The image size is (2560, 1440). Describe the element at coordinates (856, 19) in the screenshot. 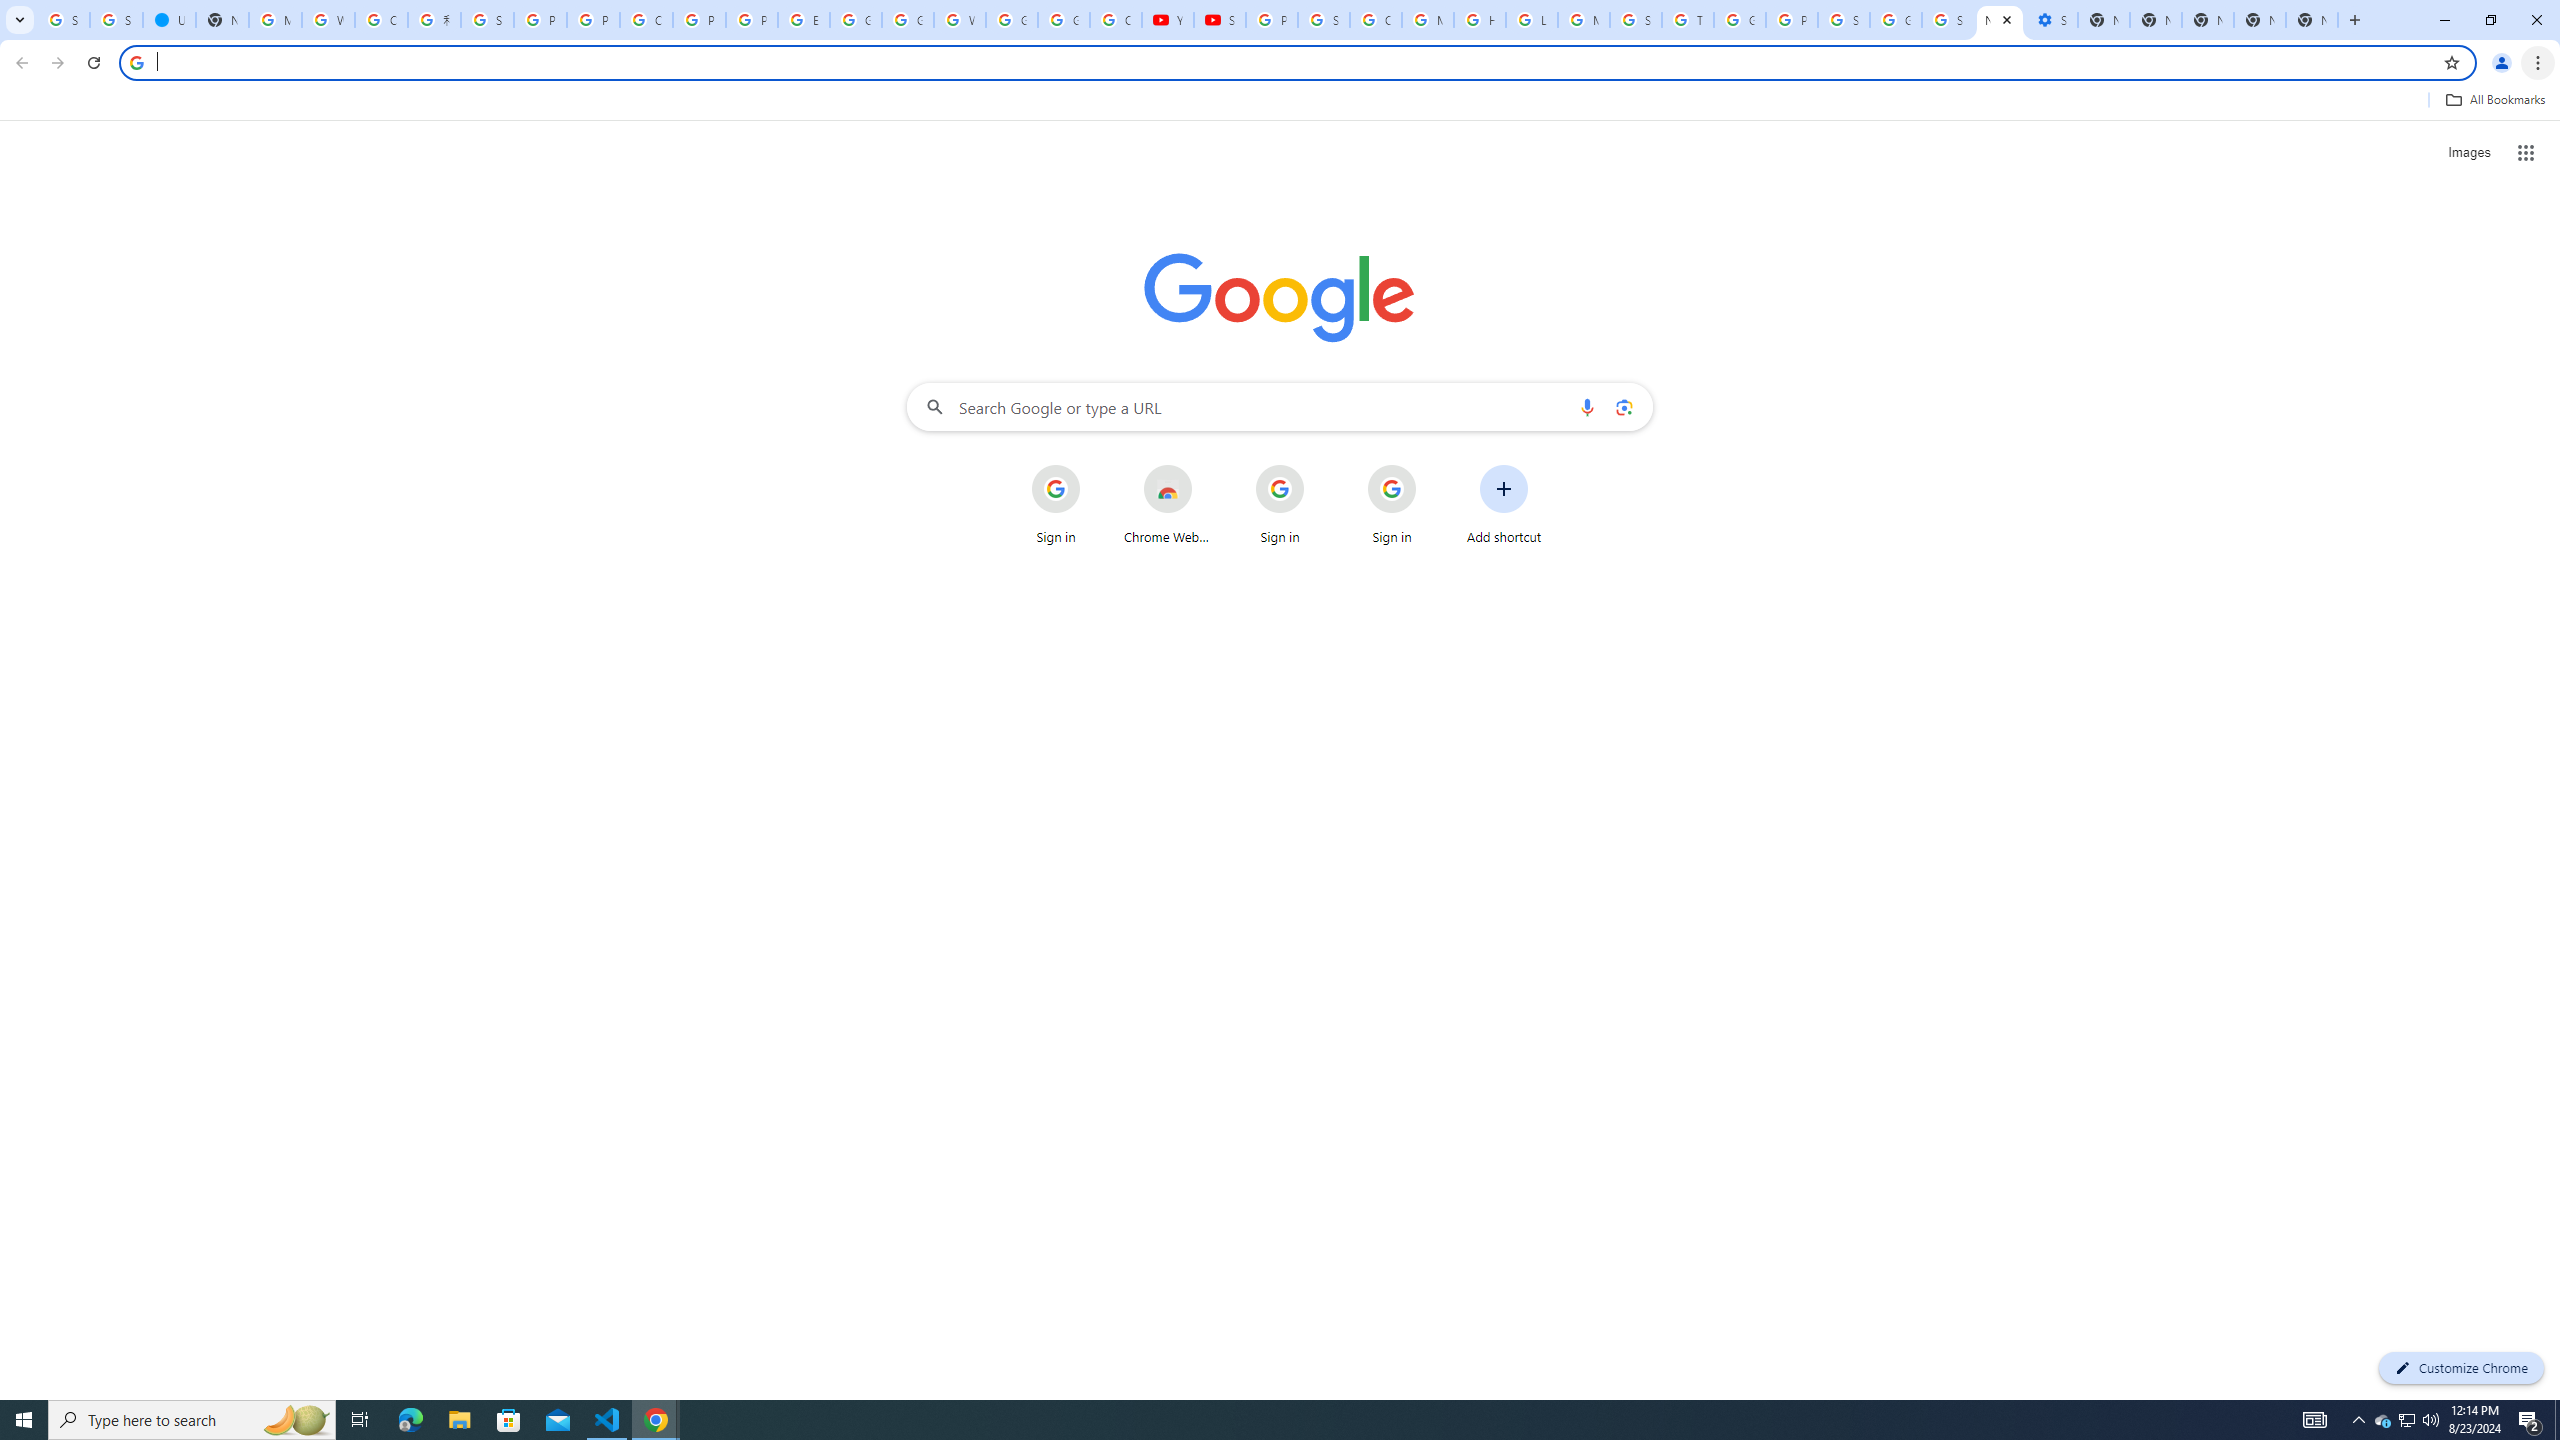

I see `'Google Slides: Sign-in'` at that location.